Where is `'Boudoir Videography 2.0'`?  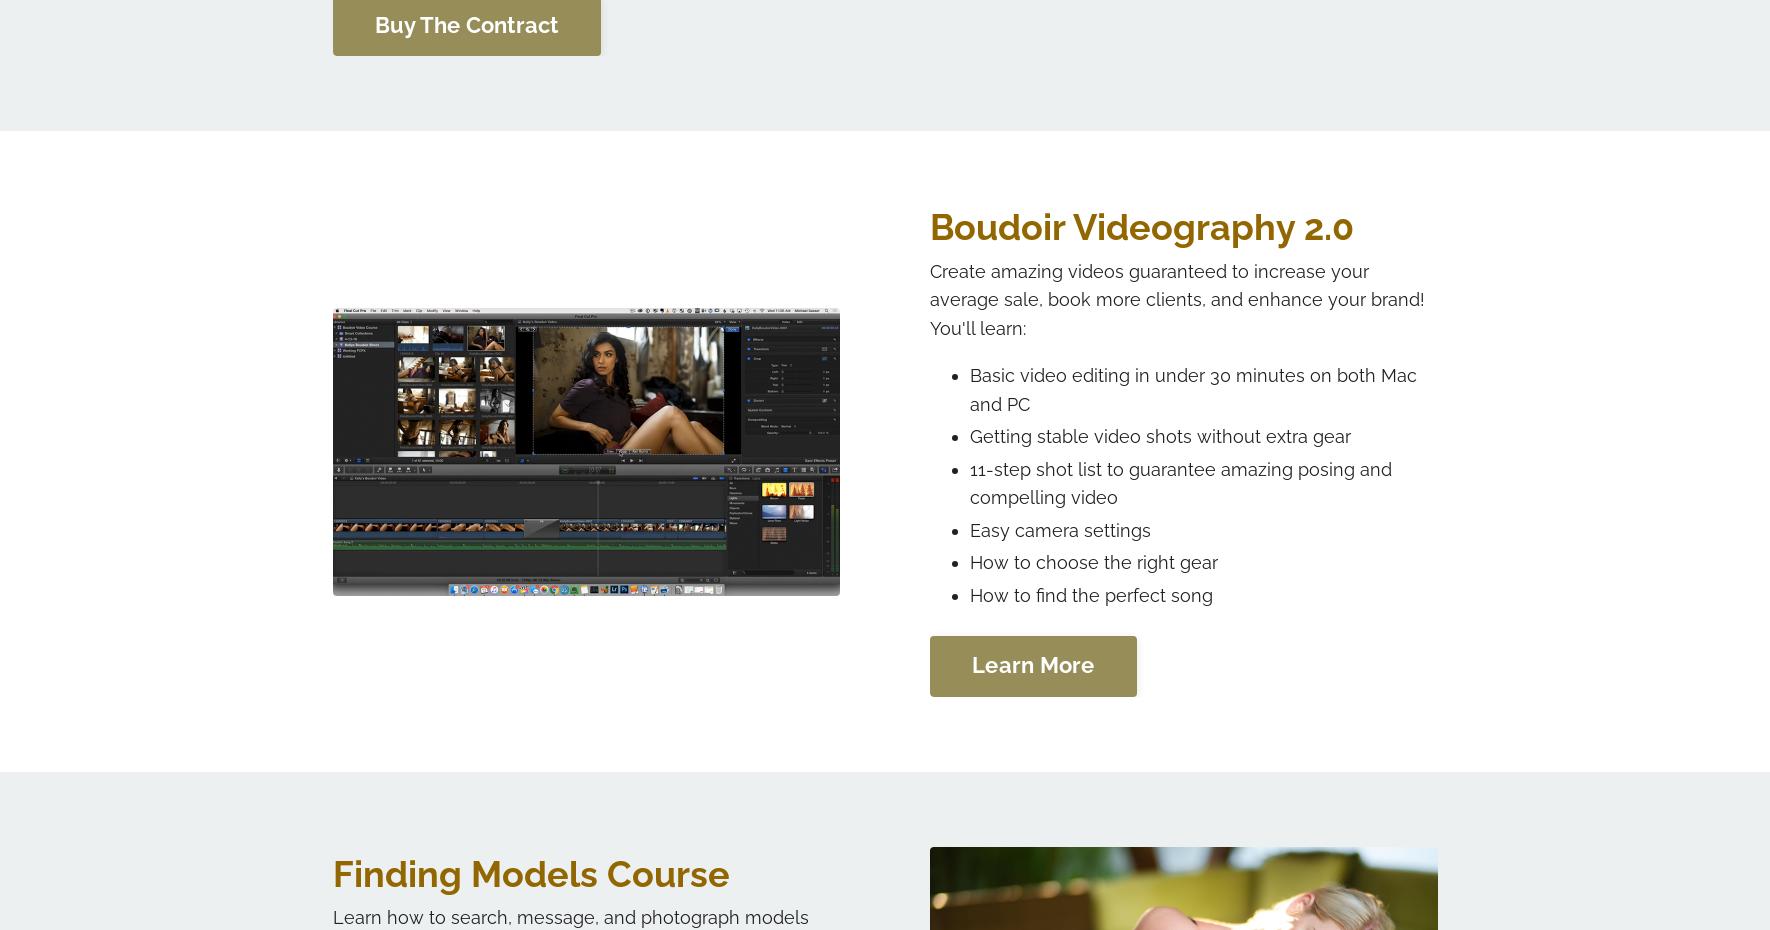
'Boudoir Videography 2.0' is located at coordinates (1142, 226).